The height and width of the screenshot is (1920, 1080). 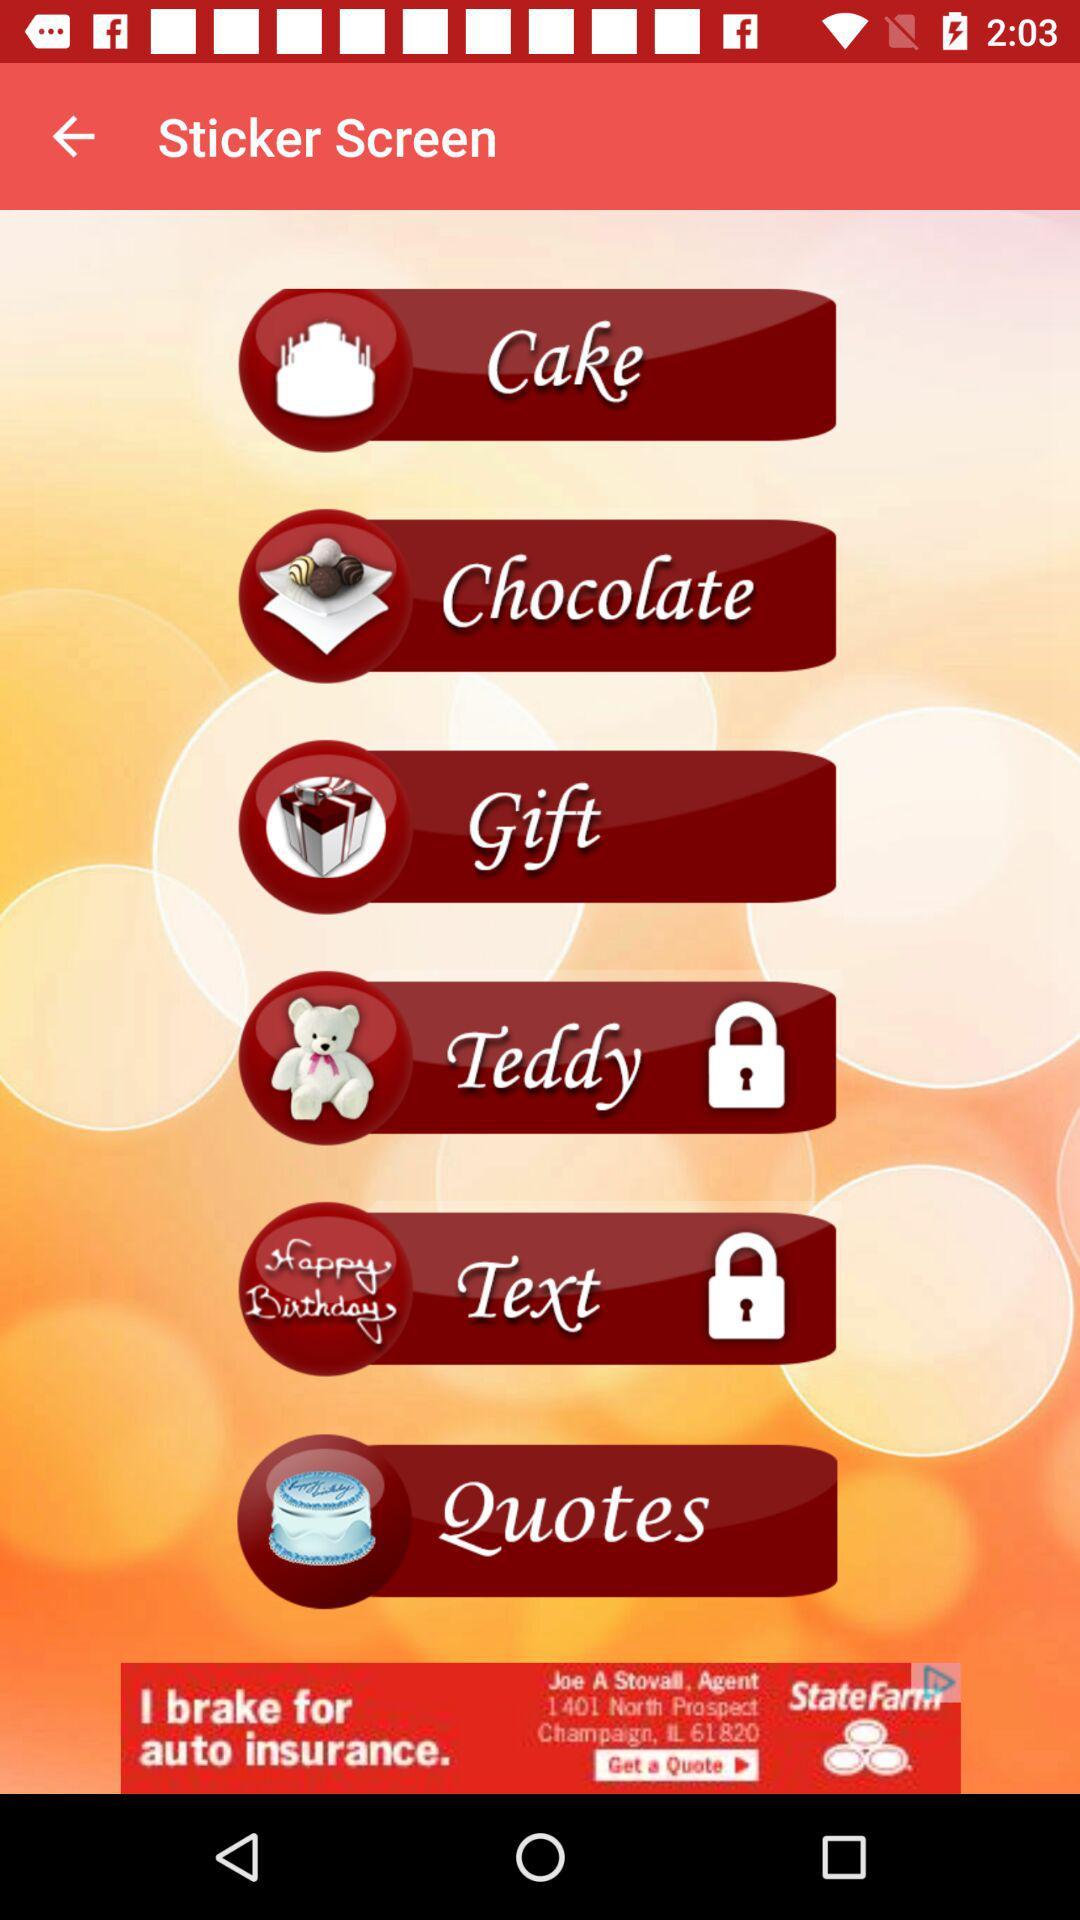 I want to click on game page, so click(x=540, y=828).